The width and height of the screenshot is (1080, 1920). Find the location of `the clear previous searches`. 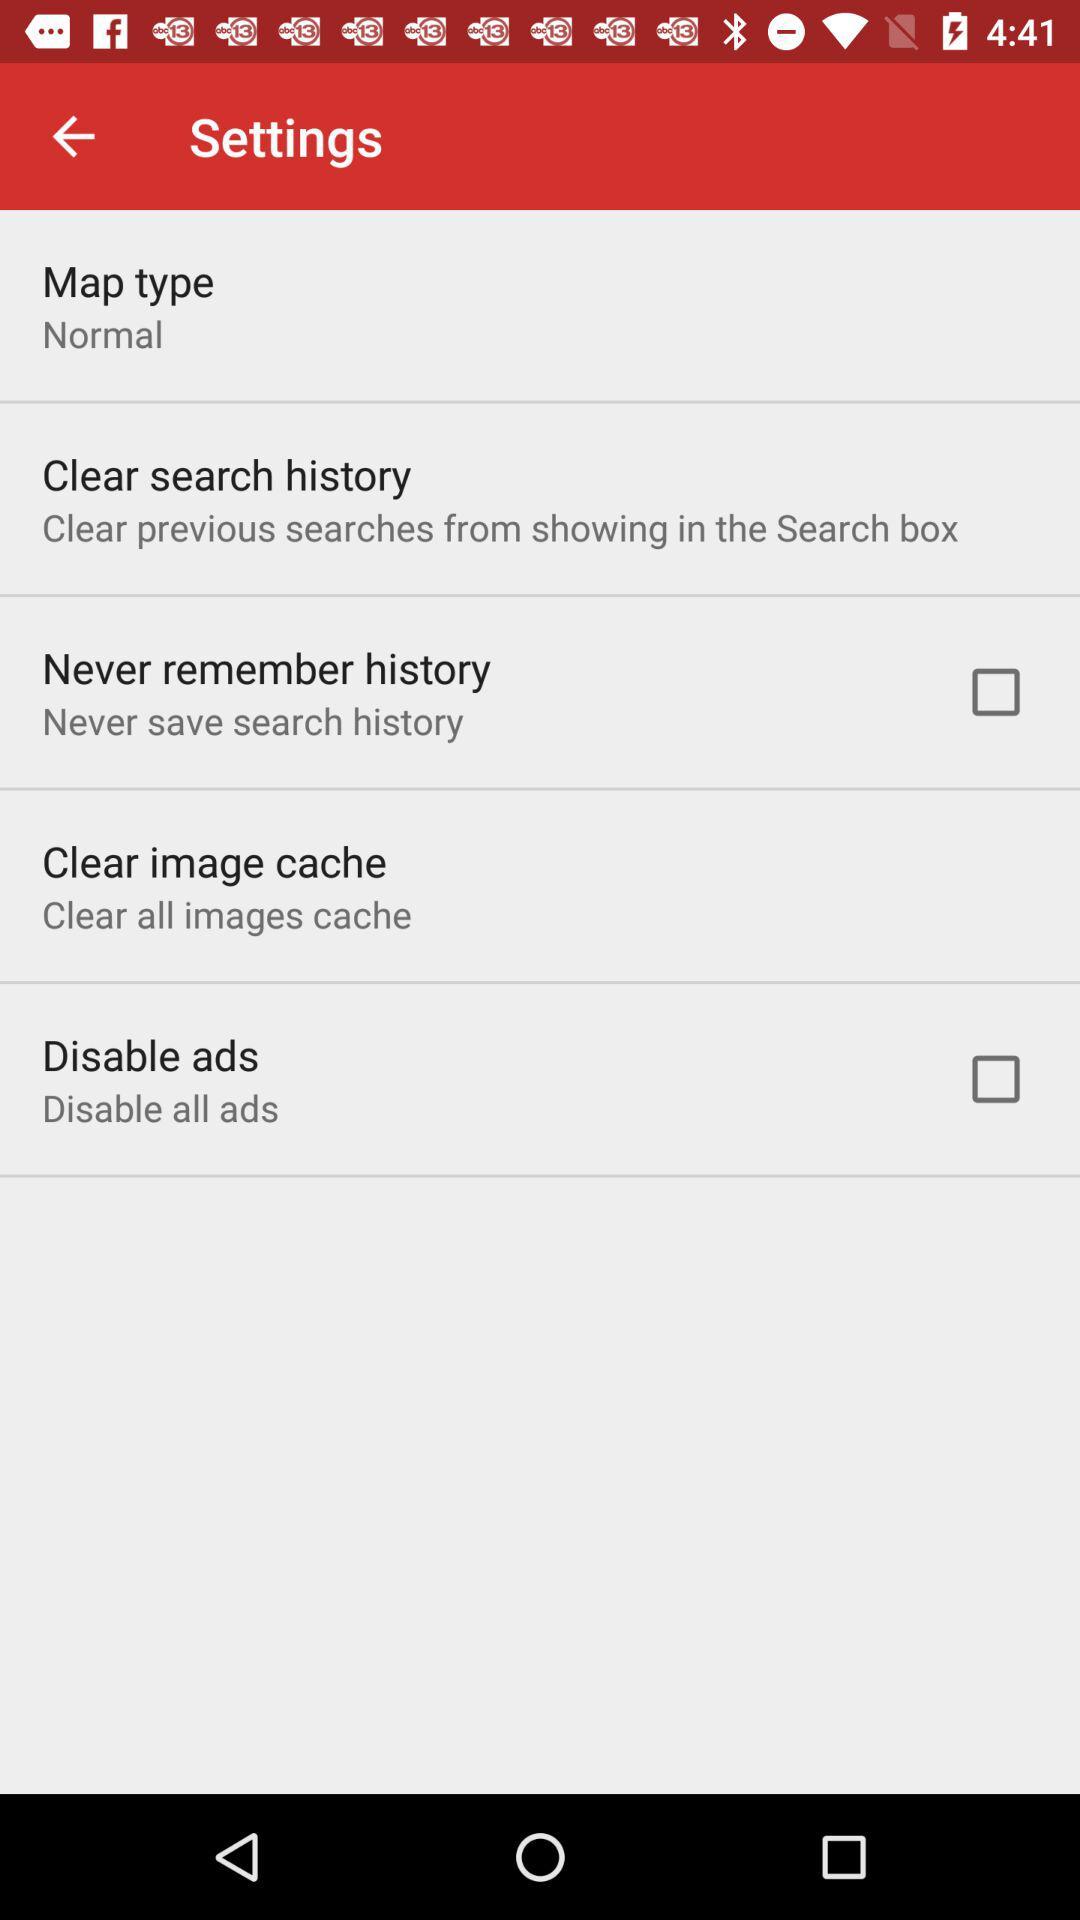

the clear previous searches is located at coordinates (499, 527).